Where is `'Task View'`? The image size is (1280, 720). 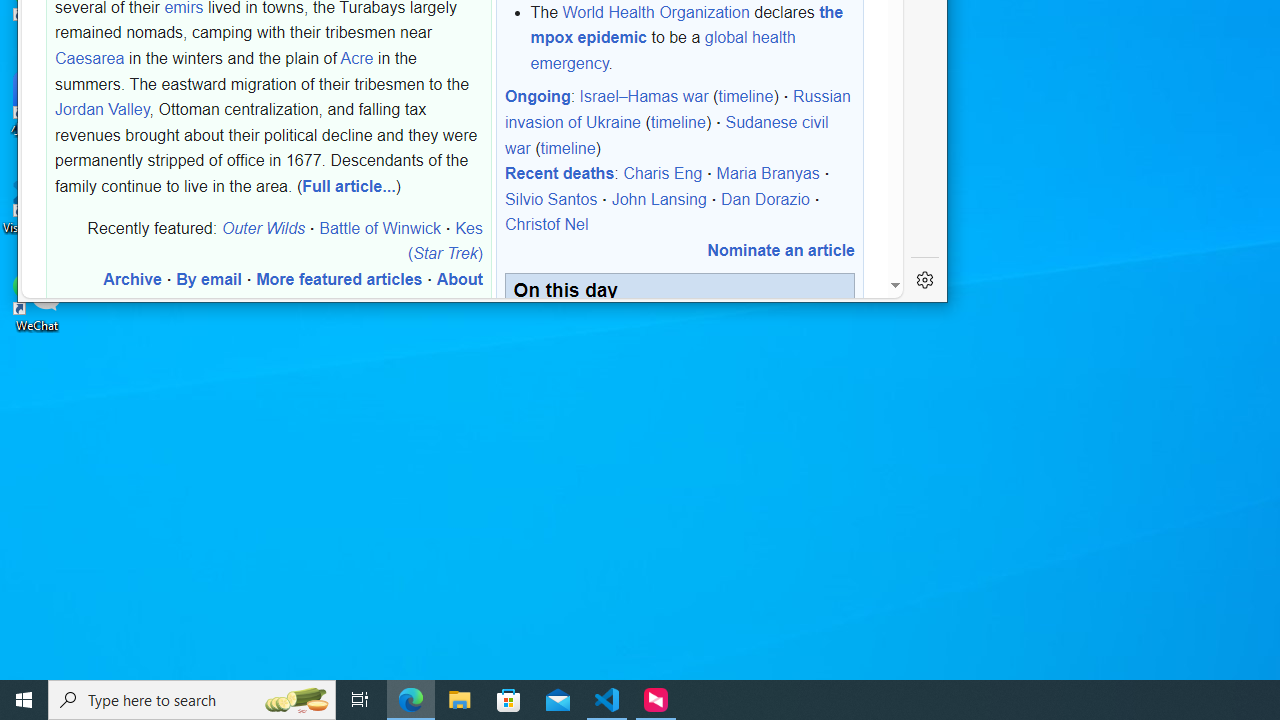 'Task View' is located at coordinates (359, 698).